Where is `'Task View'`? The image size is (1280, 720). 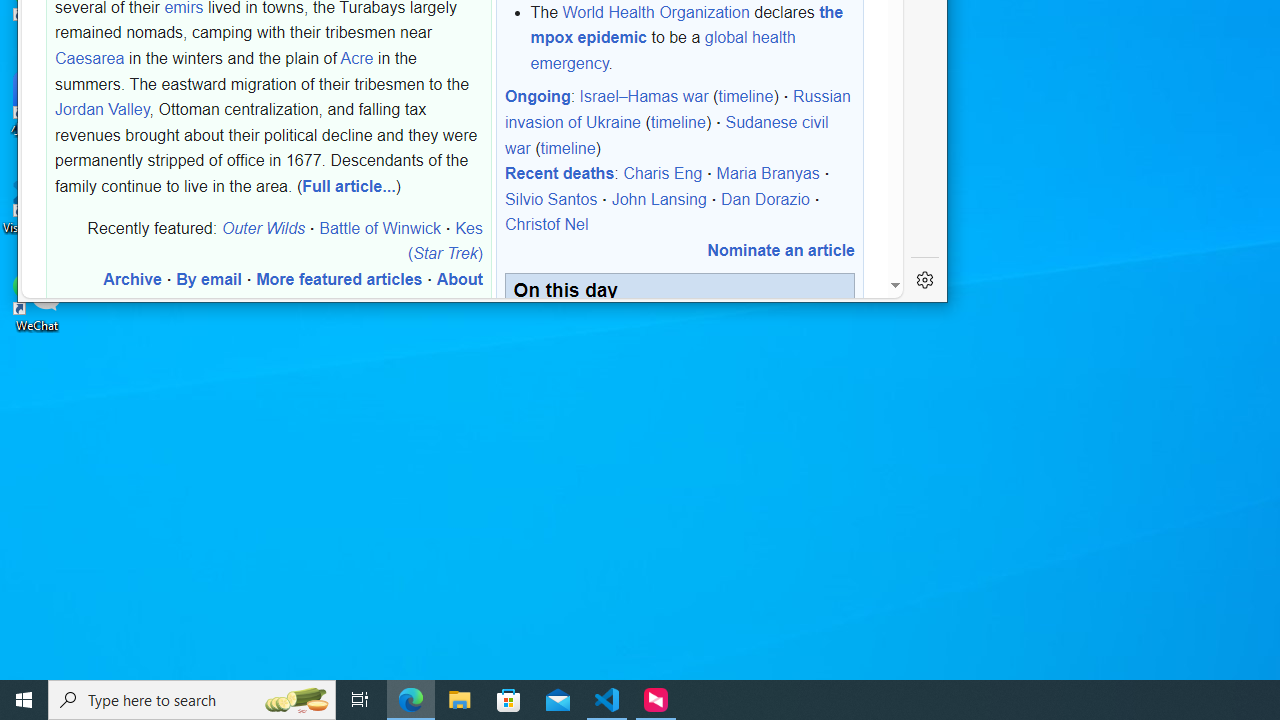 'Task View' is located at coordinates (359, 698).